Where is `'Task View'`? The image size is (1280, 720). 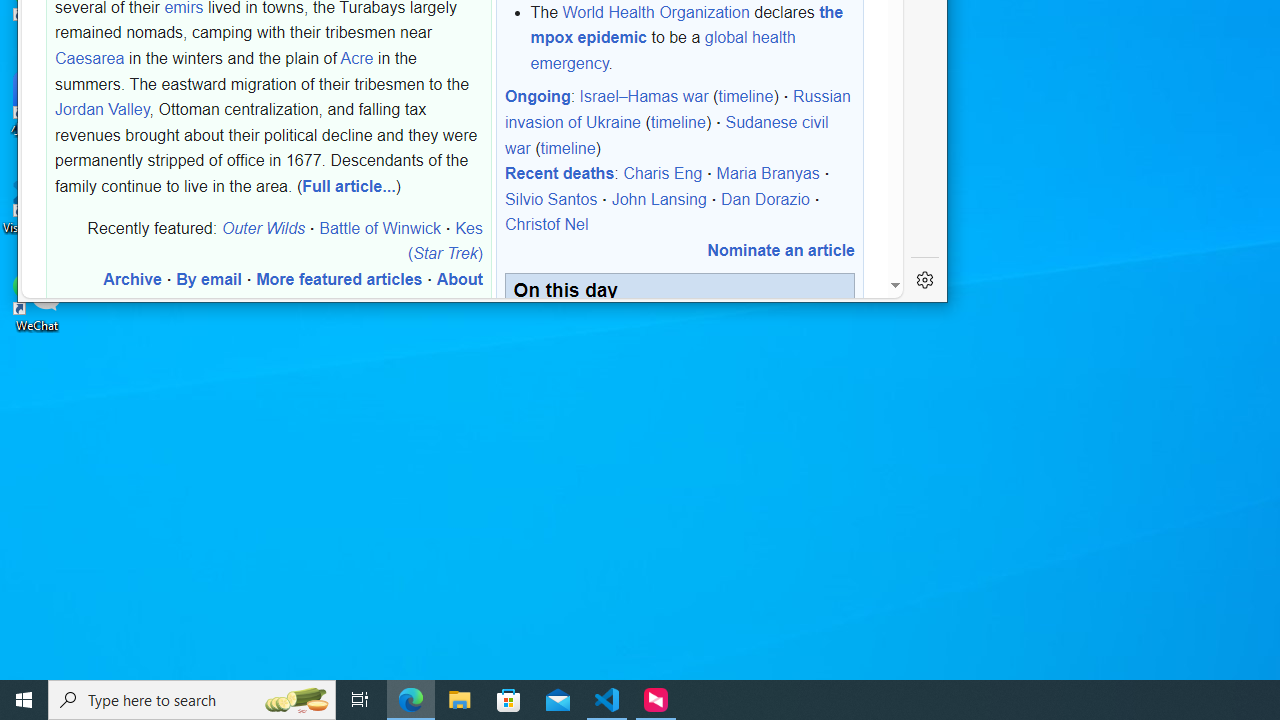 'Task View' is located at coordinates (359, 698).